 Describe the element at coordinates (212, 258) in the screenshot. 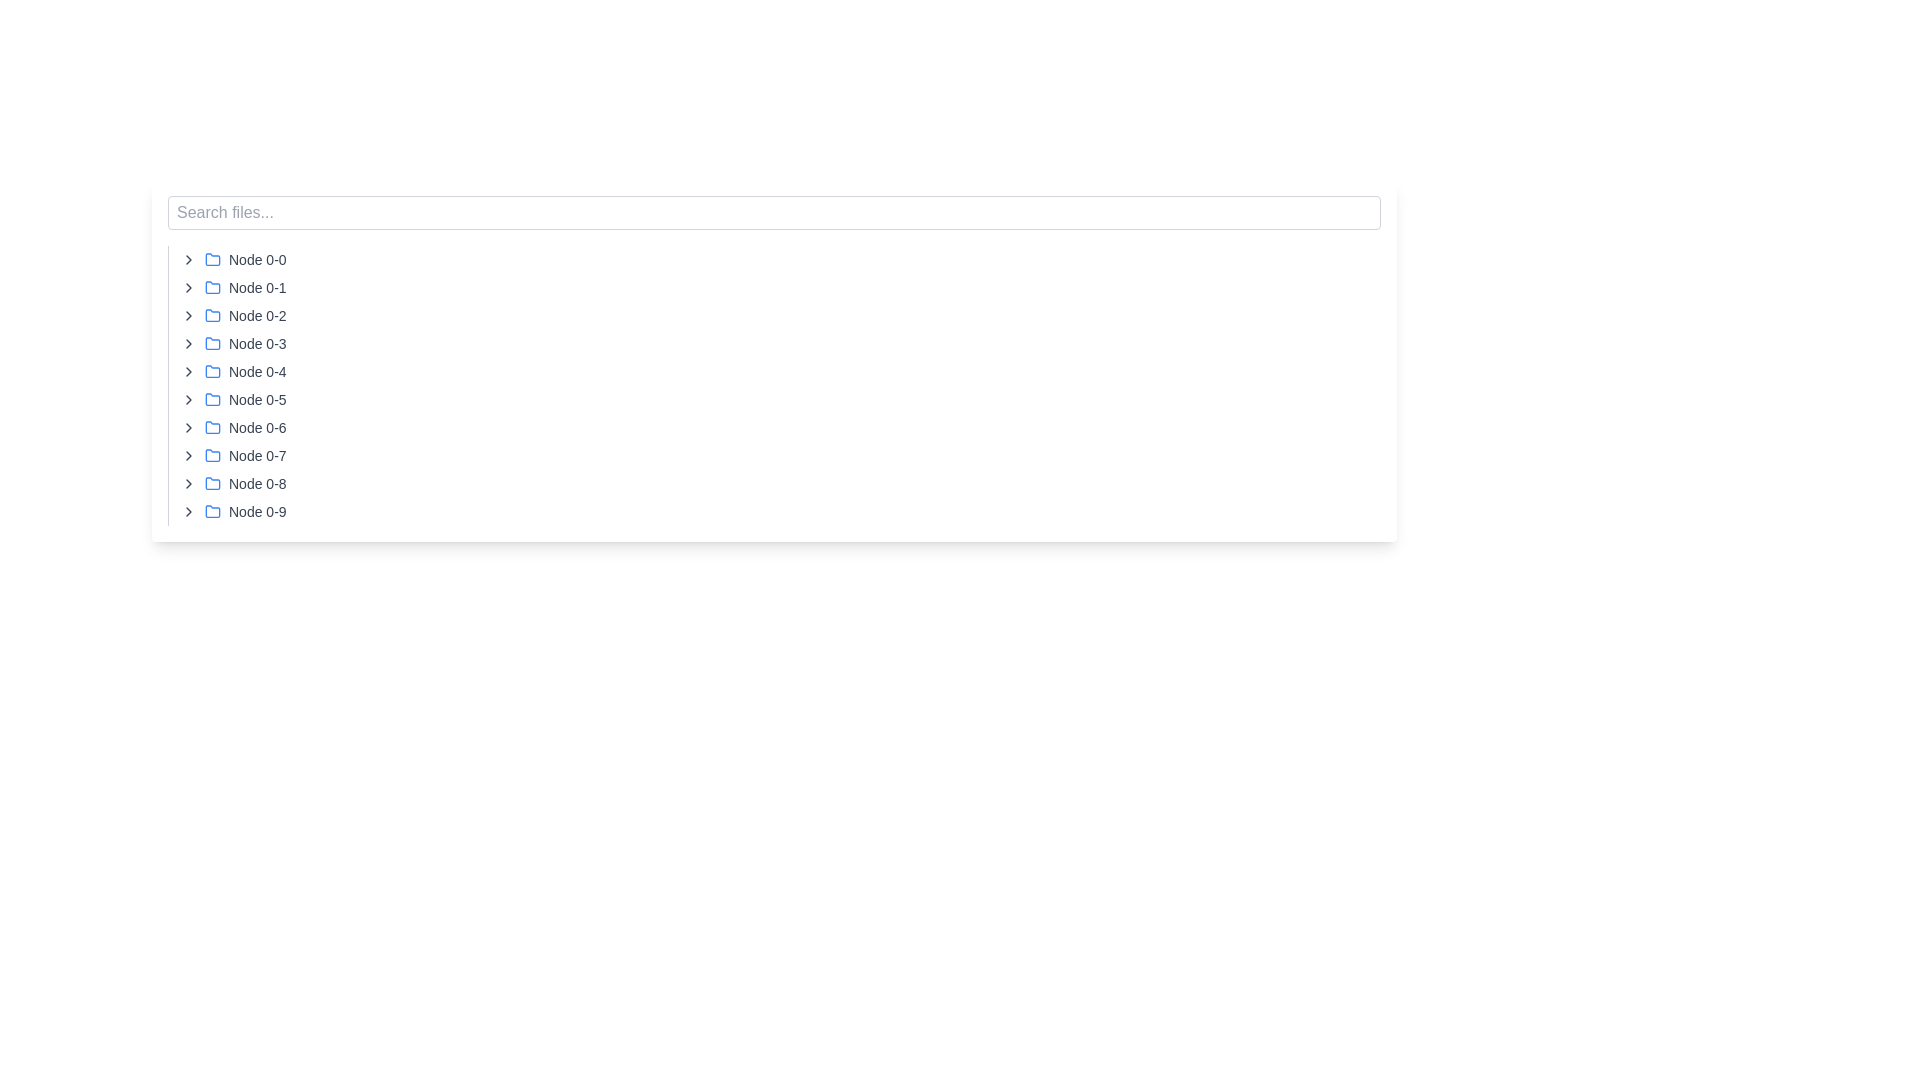

I see `the blue folder icon located next to the label 'Node 0-0' in the first listing entry of the sidebar` at that location.